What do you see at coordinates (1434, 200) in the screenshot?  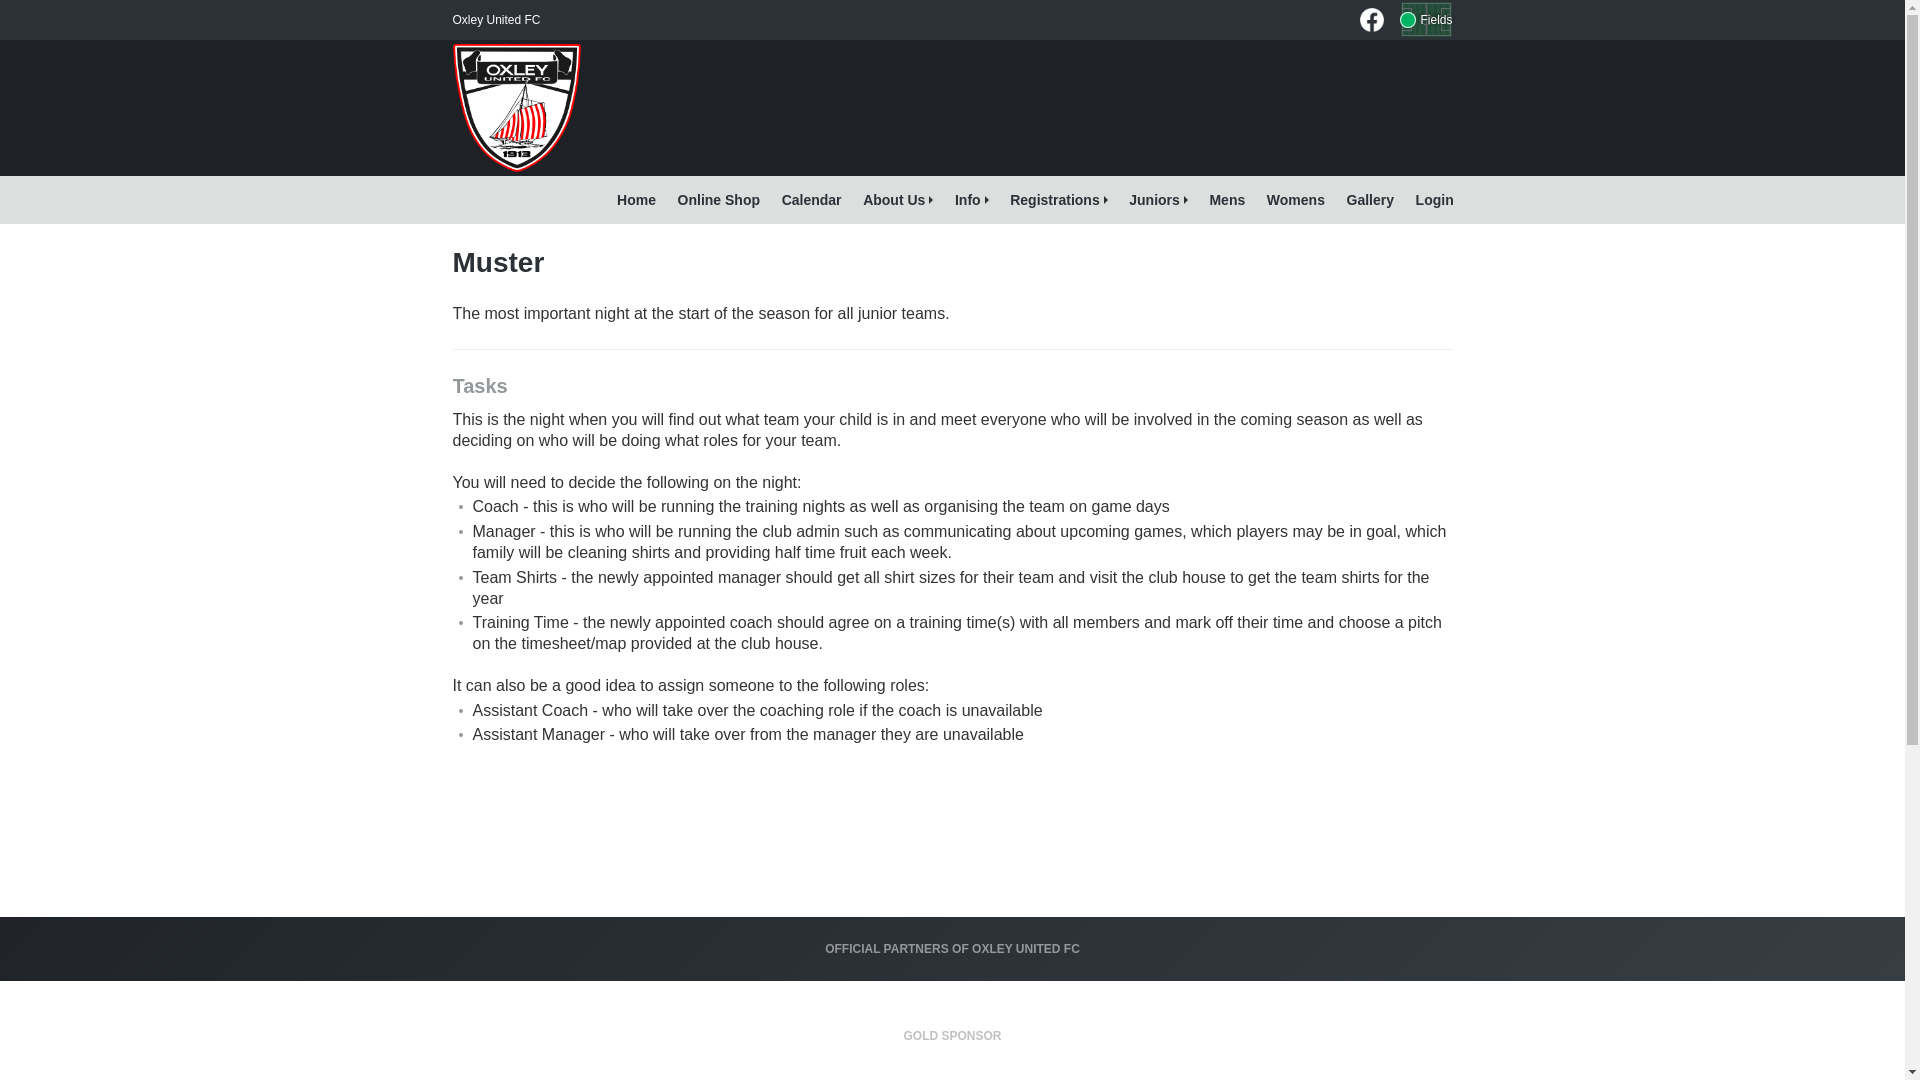 I see `'Login'` at bounding box center [1434, 200].